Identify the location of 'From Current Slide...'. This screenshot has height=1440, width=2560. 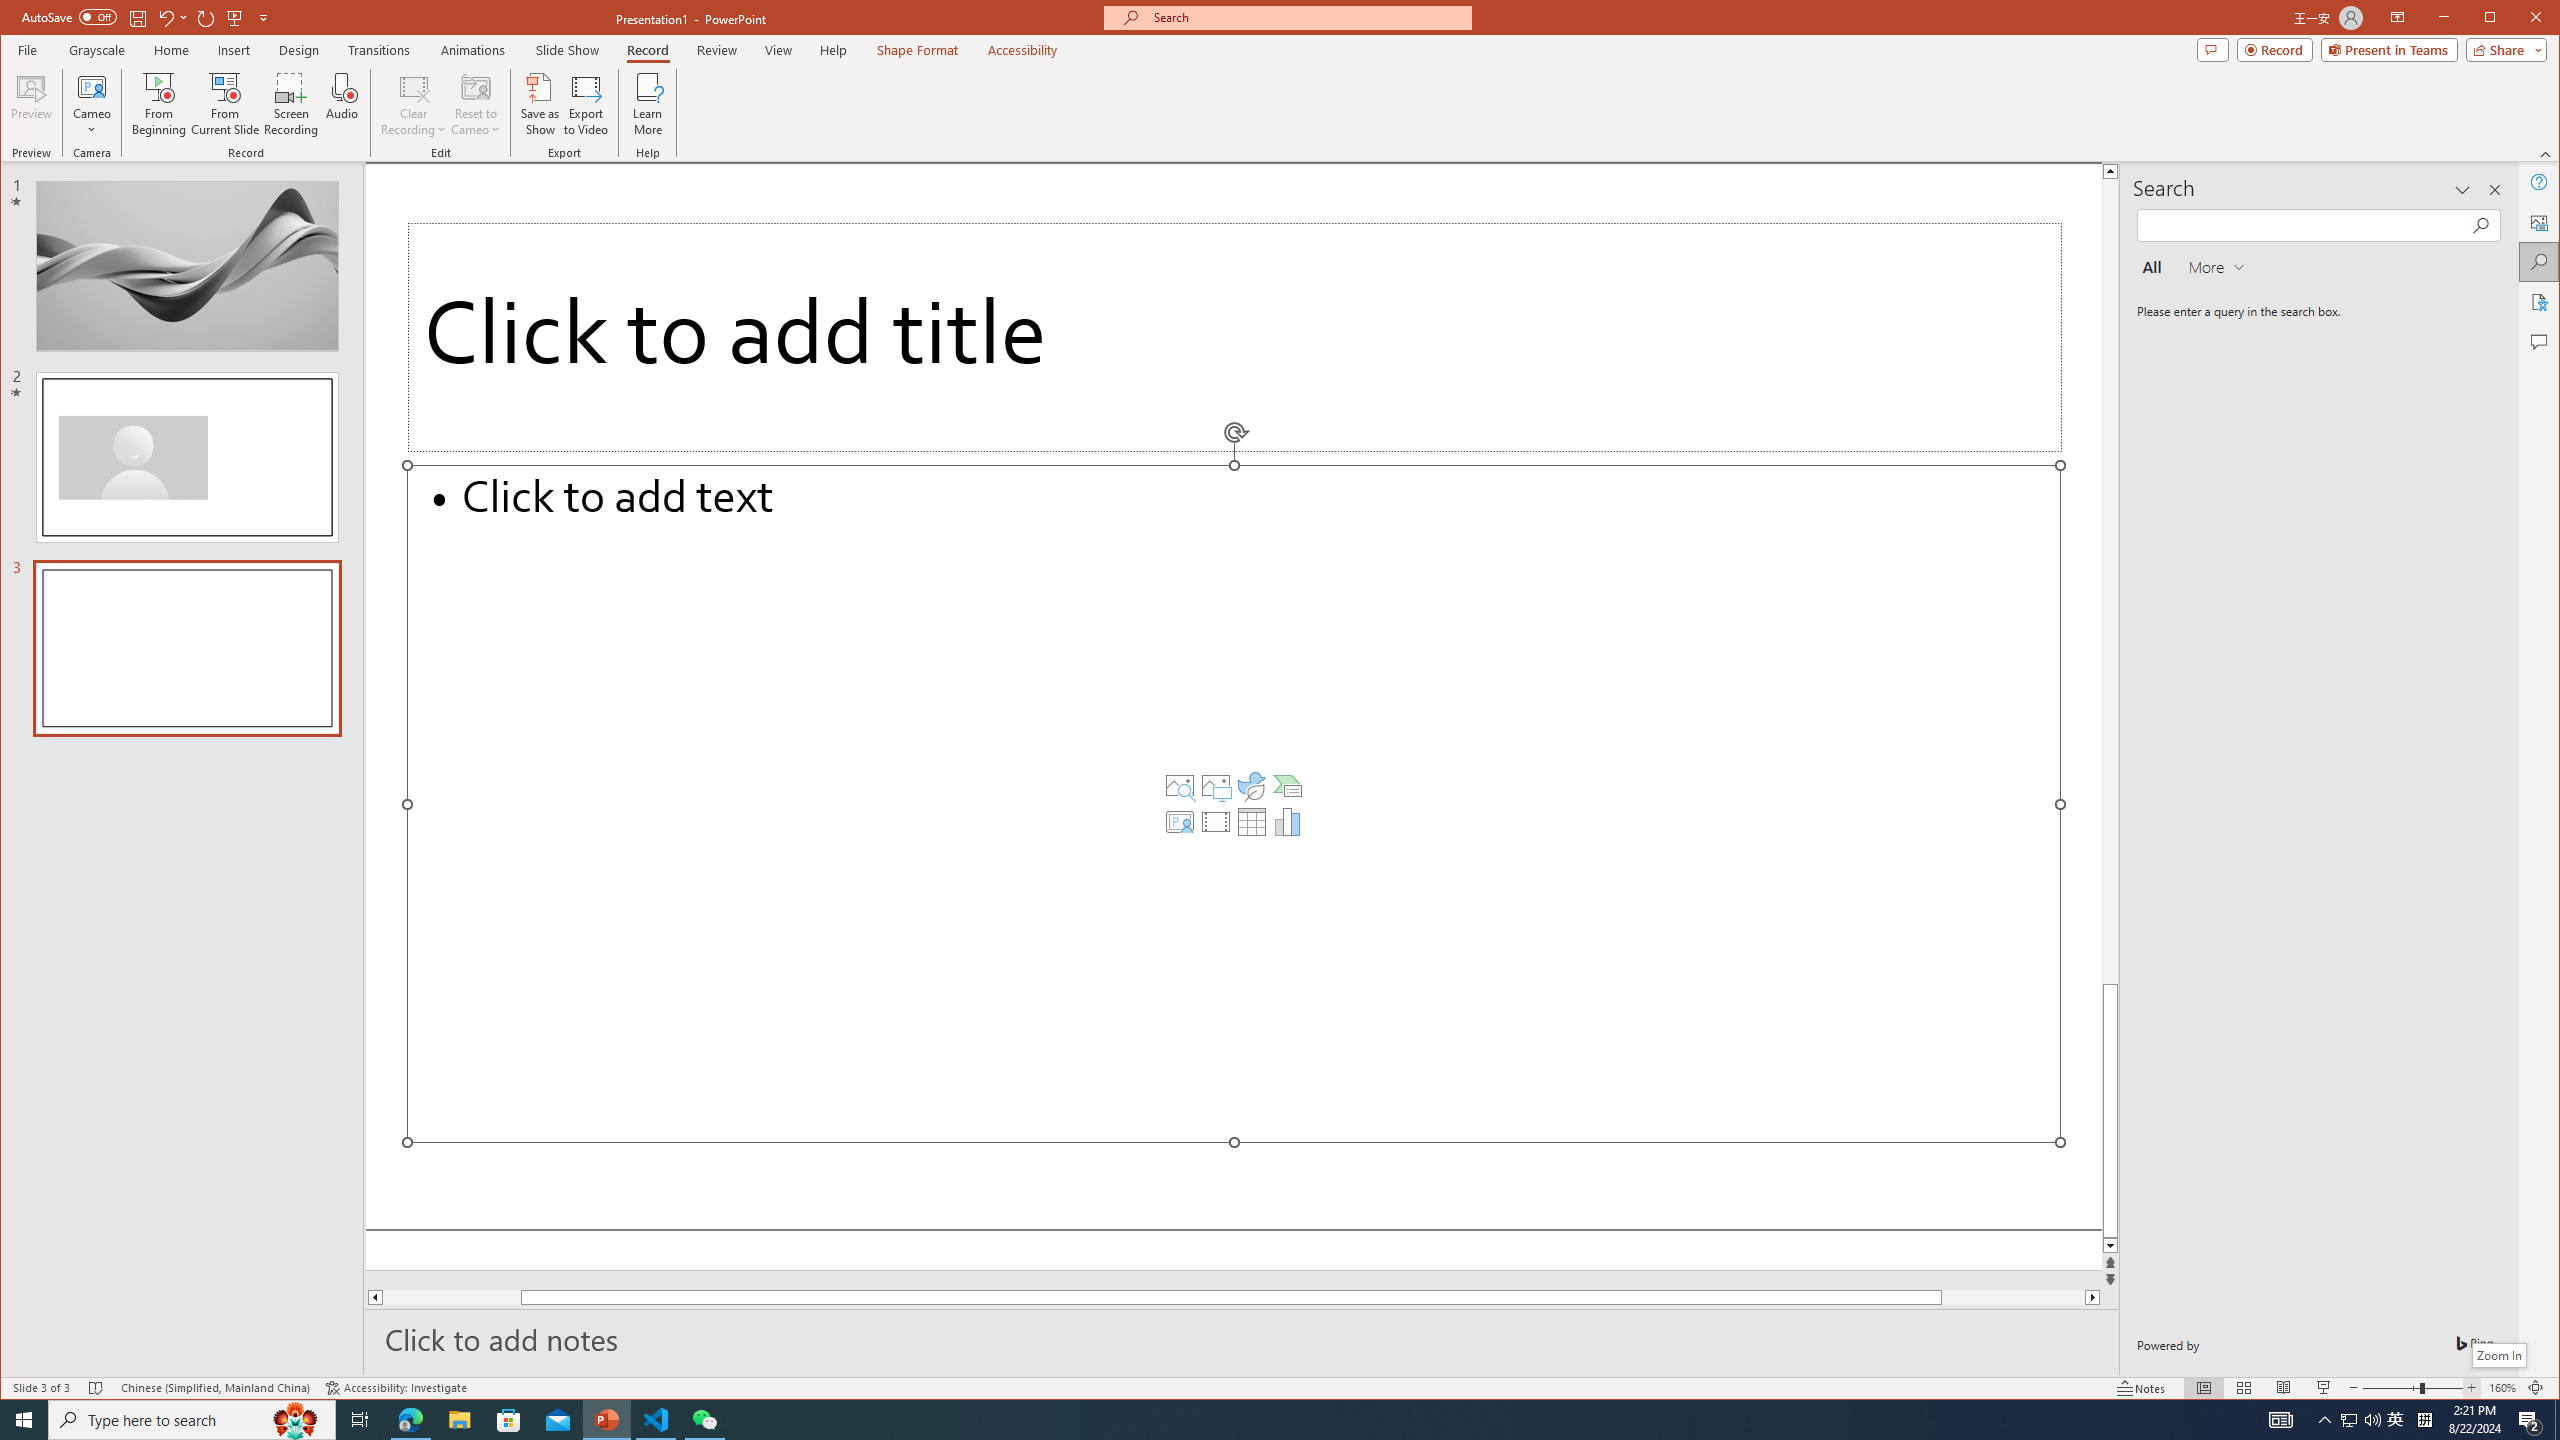
(224, 103).